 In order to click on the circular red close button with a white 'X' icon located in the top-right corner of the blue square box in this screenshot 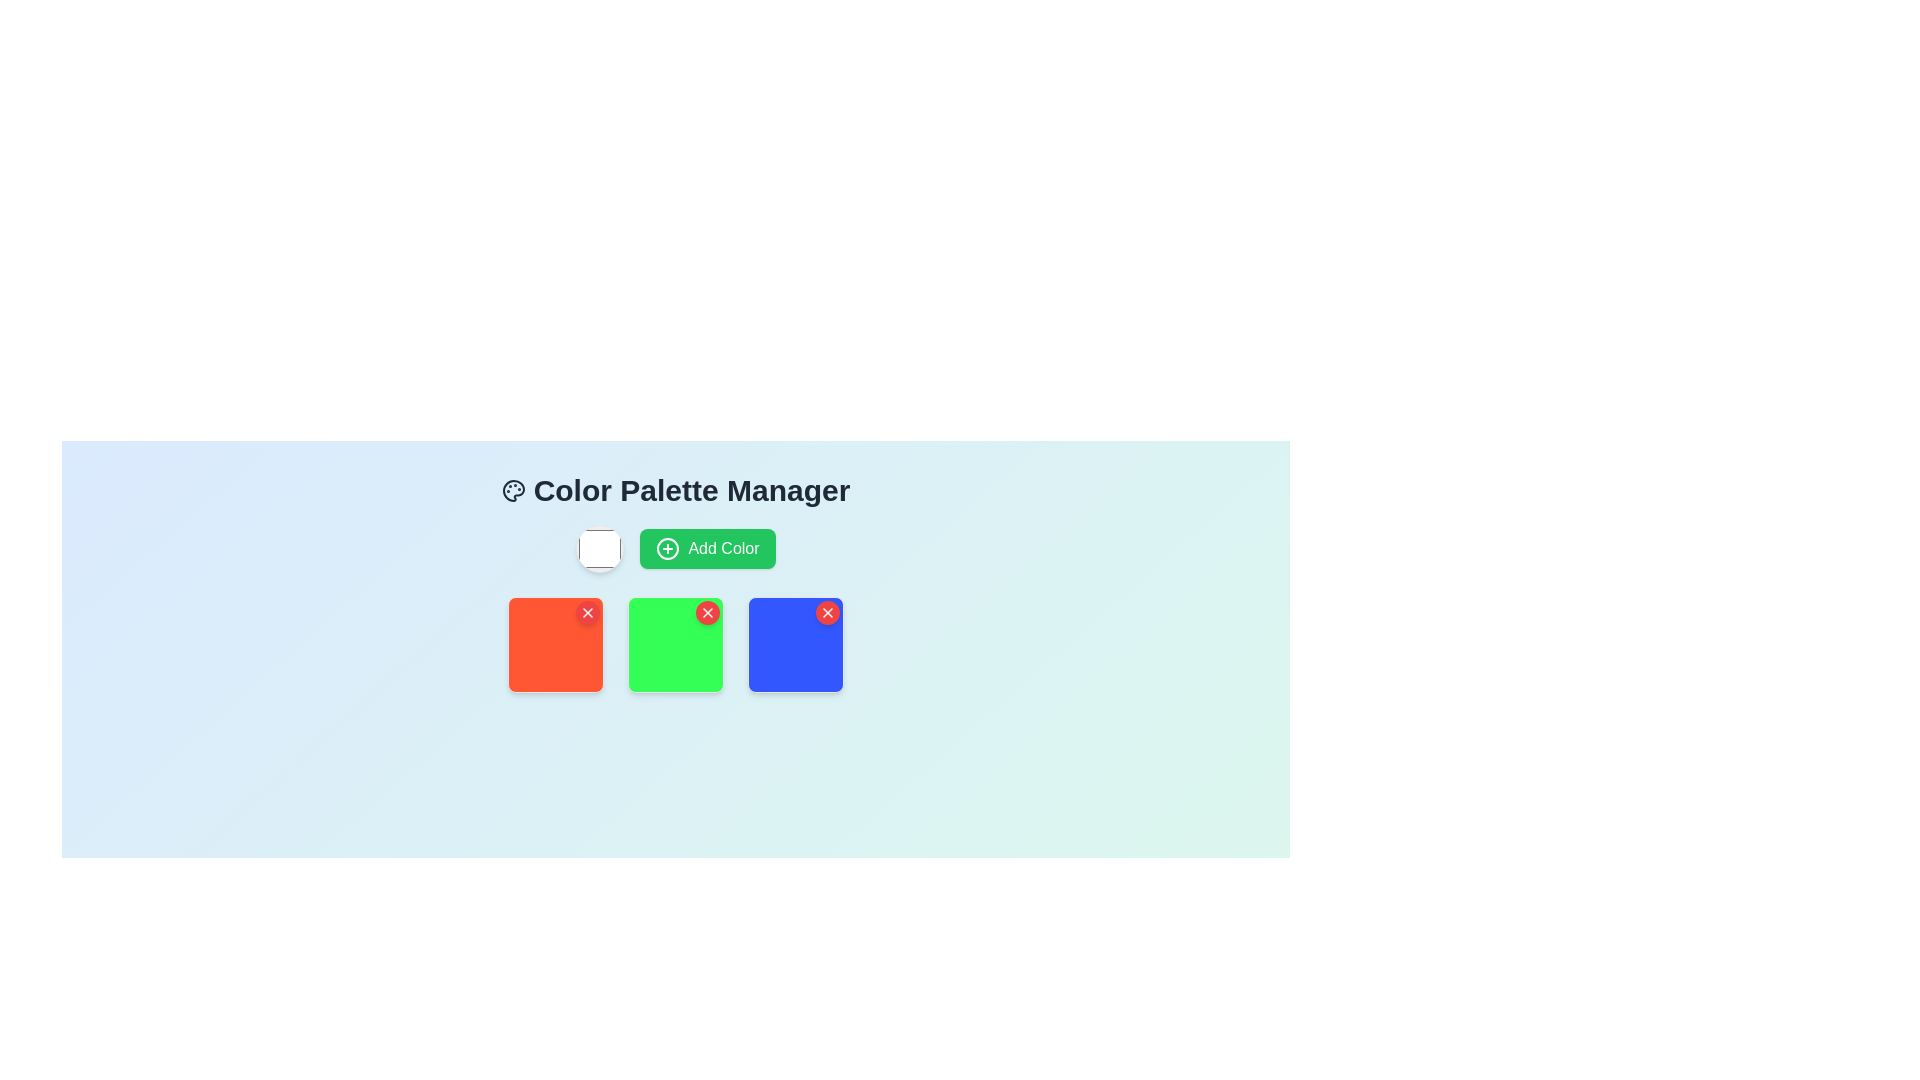, I will do `click(828, 612)`.